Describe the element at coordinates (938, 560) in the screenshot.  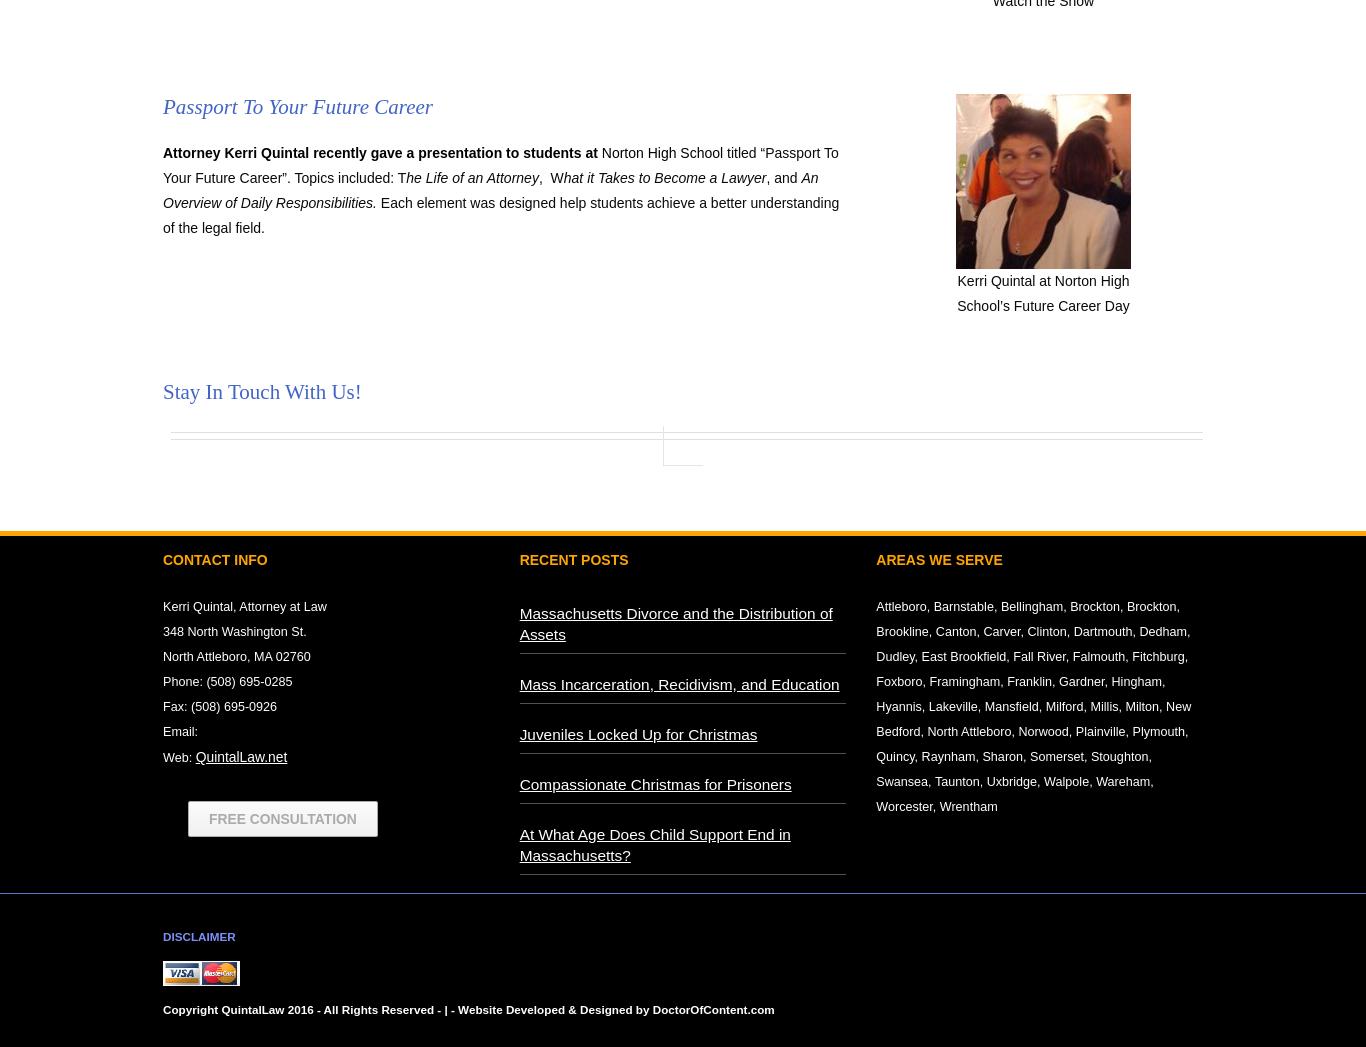
I see `'Areas We Serve'` at that location.